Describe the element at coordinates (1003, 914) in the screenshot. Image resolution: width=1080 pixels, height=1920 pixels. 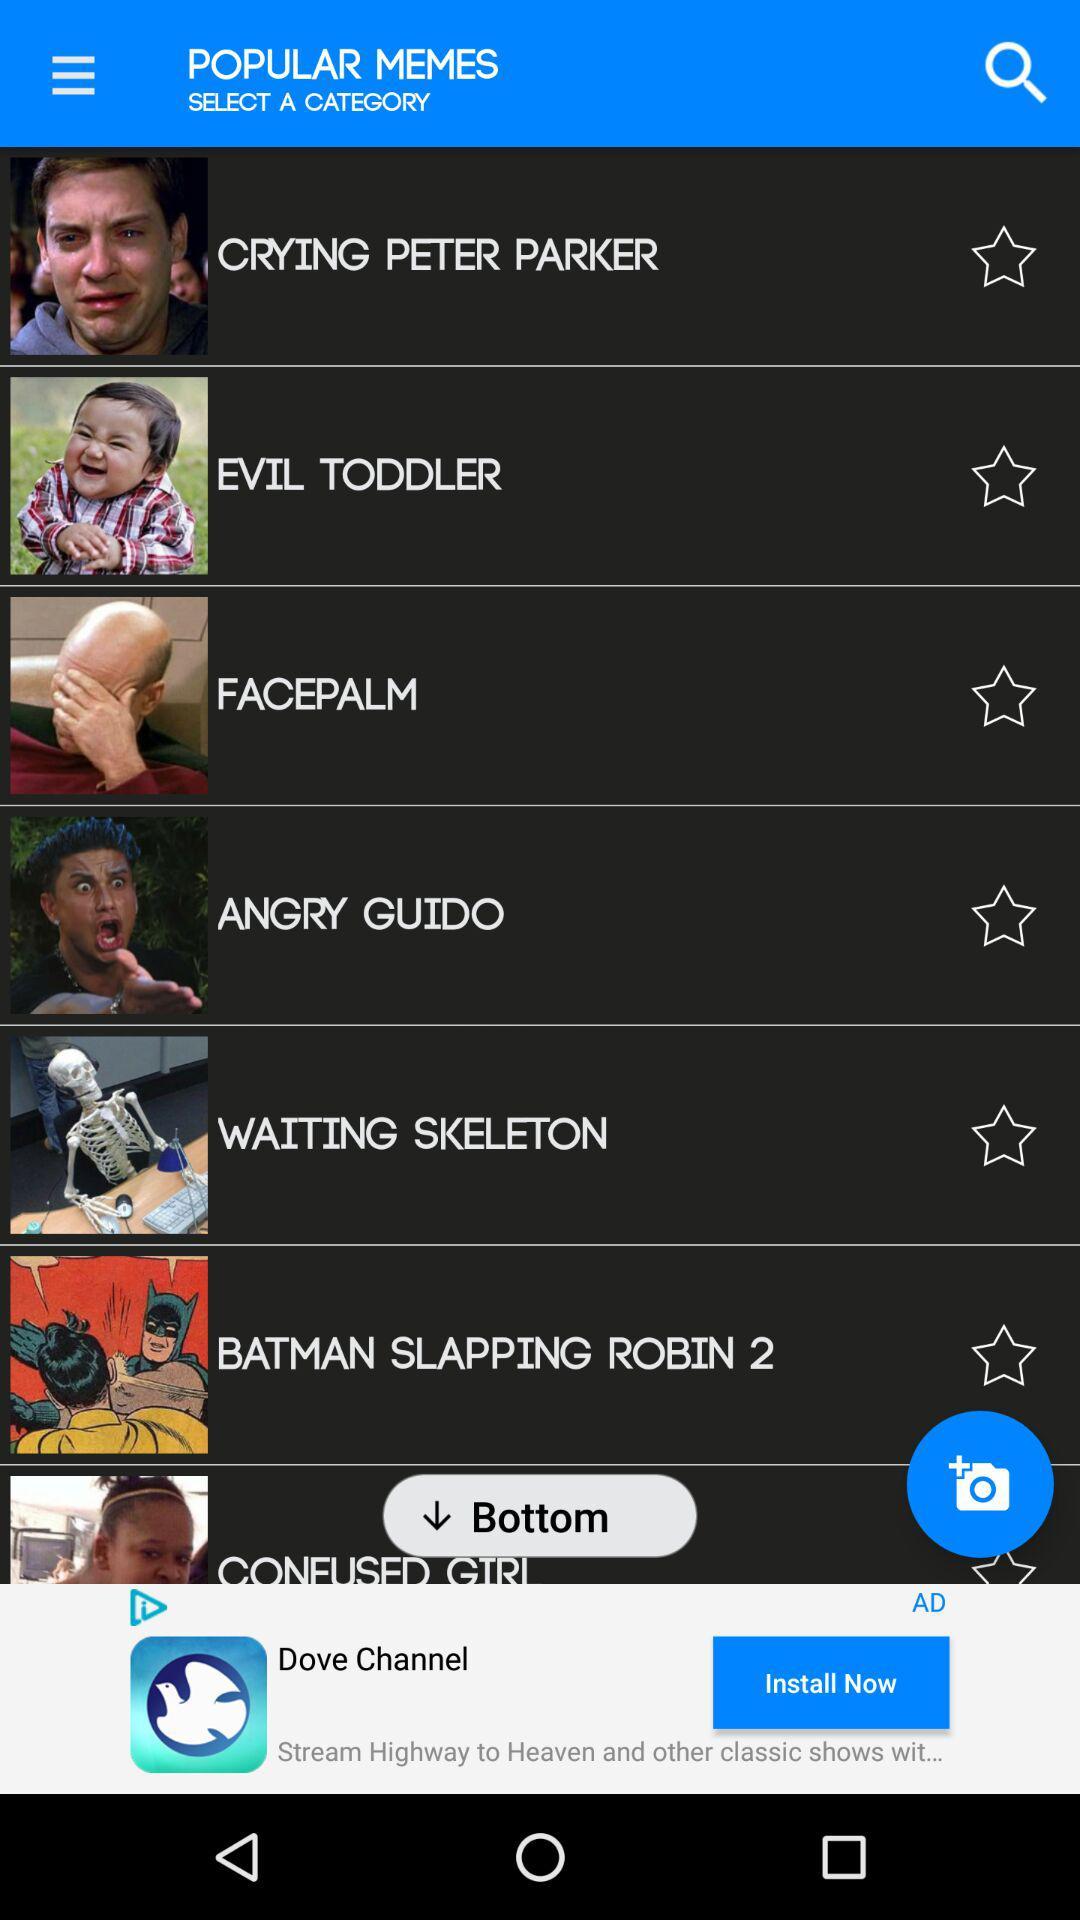
I see `the post` at that location.